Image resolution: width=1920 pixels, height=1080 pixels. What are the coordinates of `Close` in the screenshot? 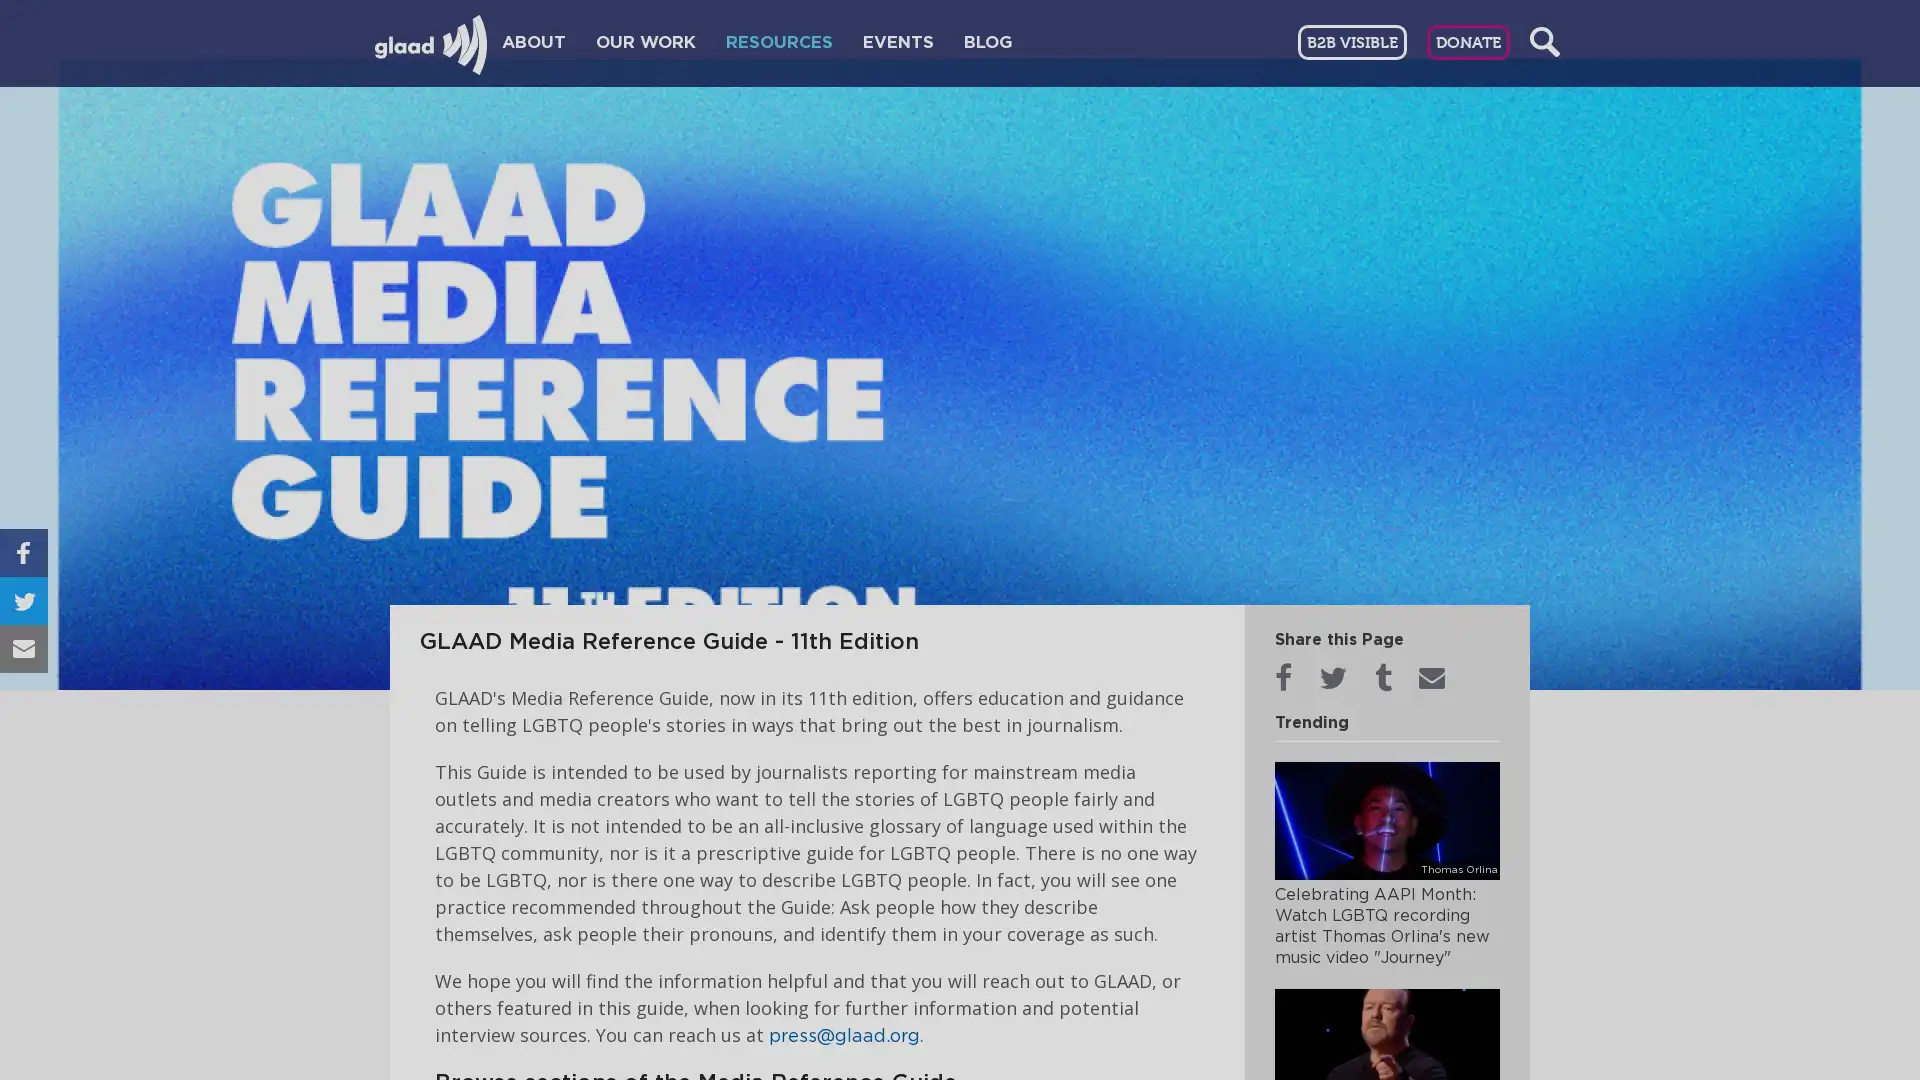 It's located at (1459, 237).